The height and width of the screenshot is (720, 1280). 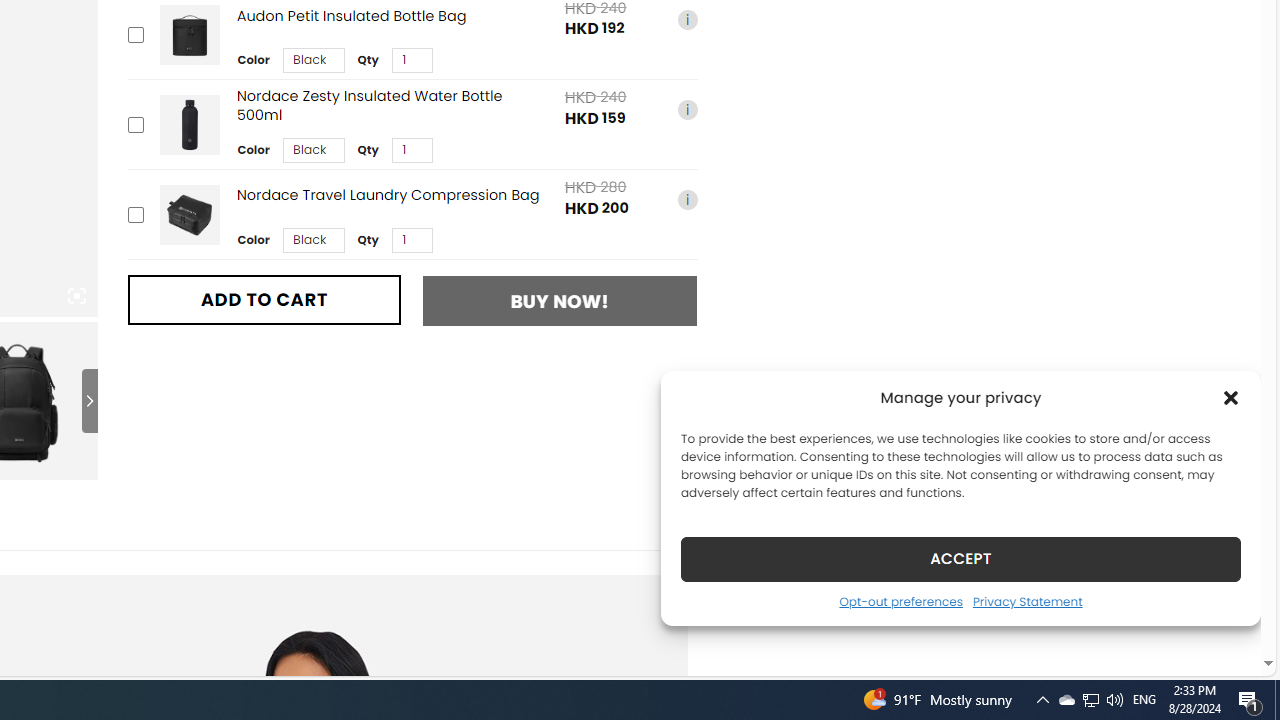 I want to click on 'ACCEPT', so click(x=961, y=558).